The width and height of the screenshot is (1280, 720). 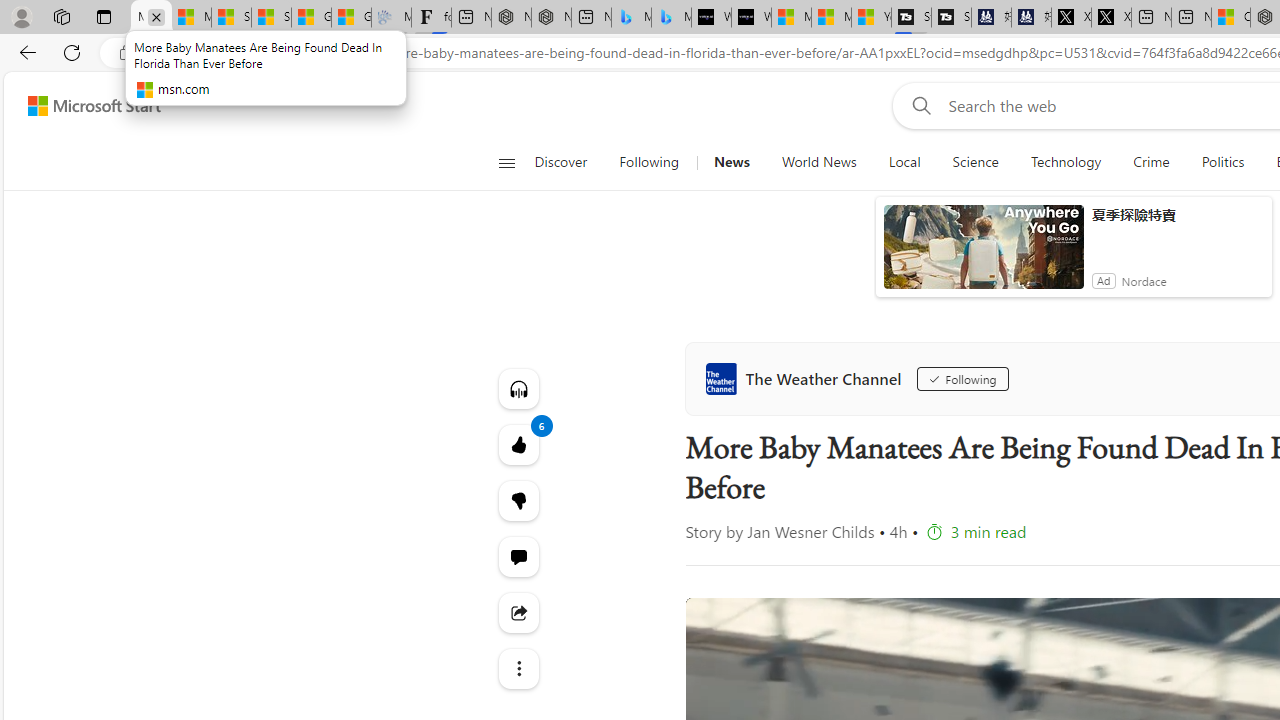 What do you see at coordinates (910, 17) in the screenshot?
I see `'Streaming Coverage | T3'` at bounding box center [910, 17].